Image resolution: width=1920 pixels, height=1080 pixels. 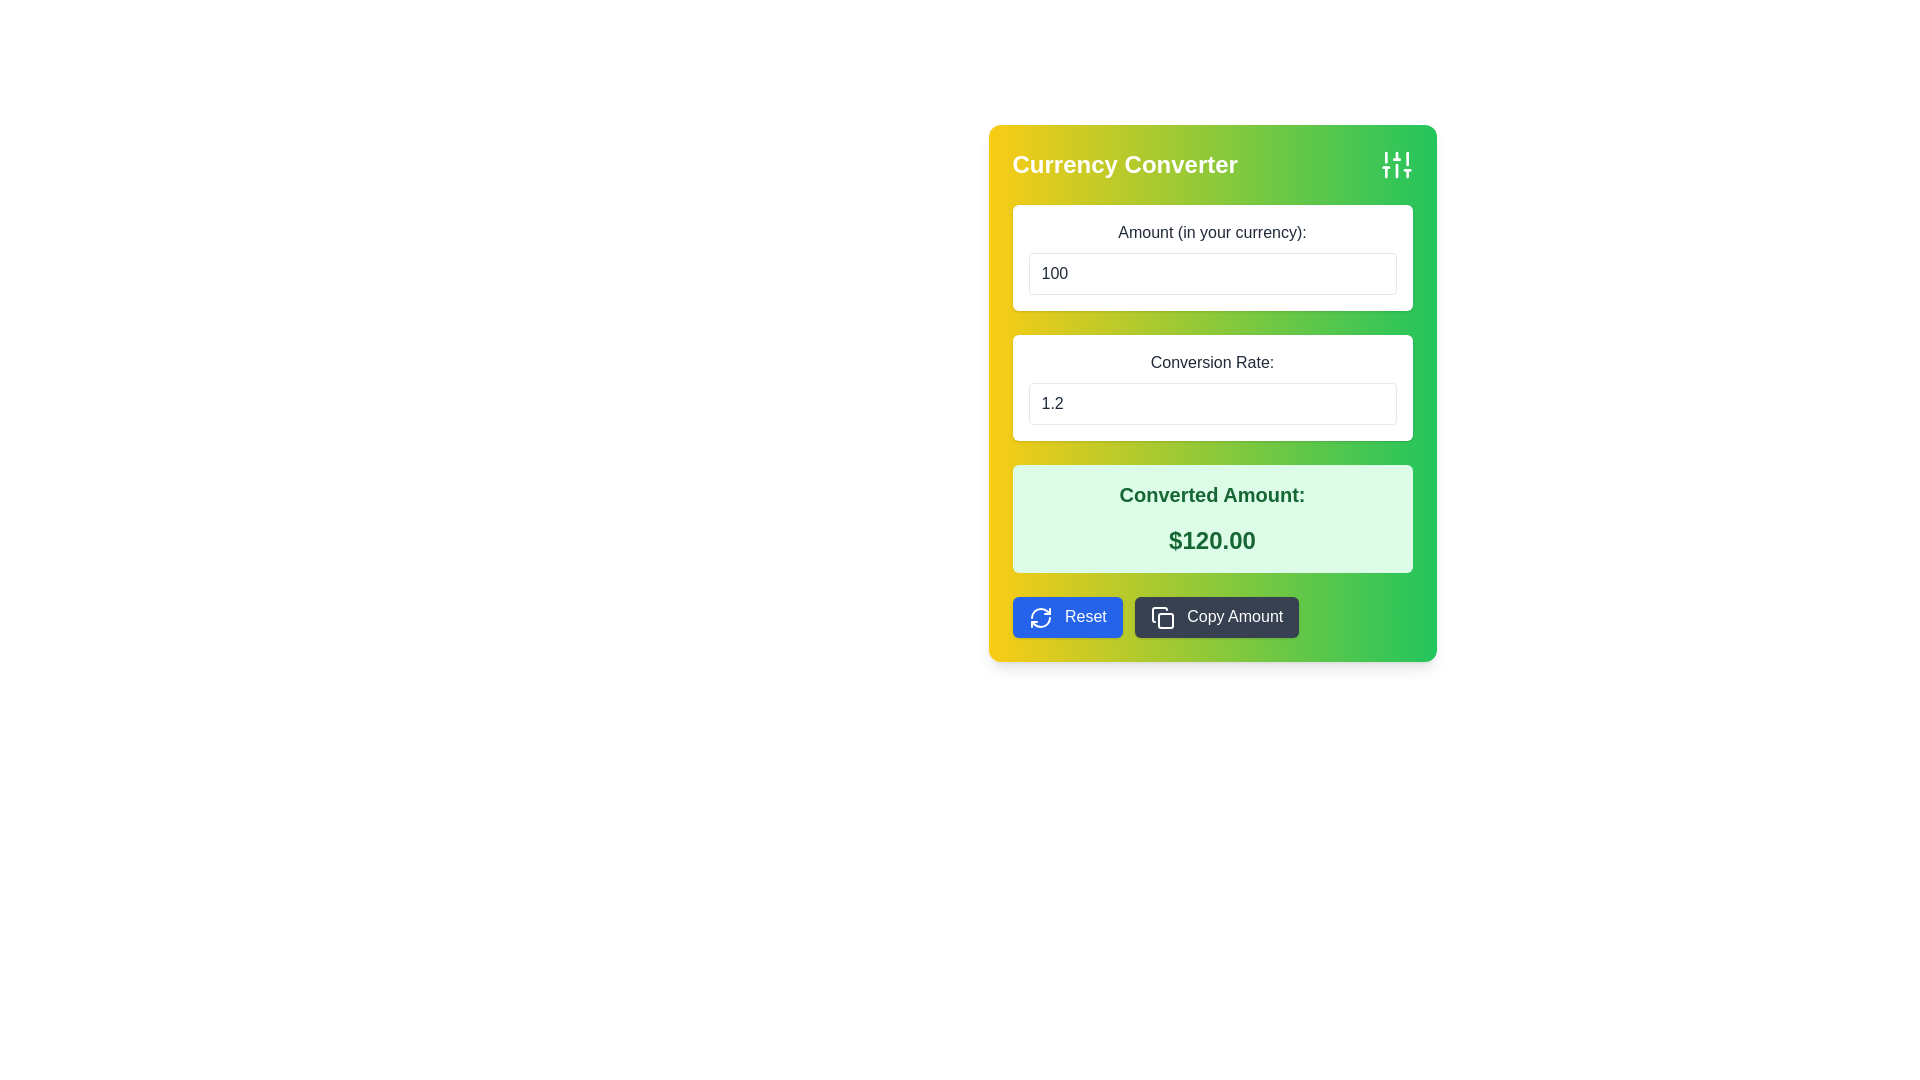 What do you see at coordinates (1211, 362) in the screenshot?
I see `the Text Label that describes the purpose of the numeric input field for currency conversion, located above the numeric input box and below the 'Amount (in your currency)' input box` at bounding box center [1211, 362].